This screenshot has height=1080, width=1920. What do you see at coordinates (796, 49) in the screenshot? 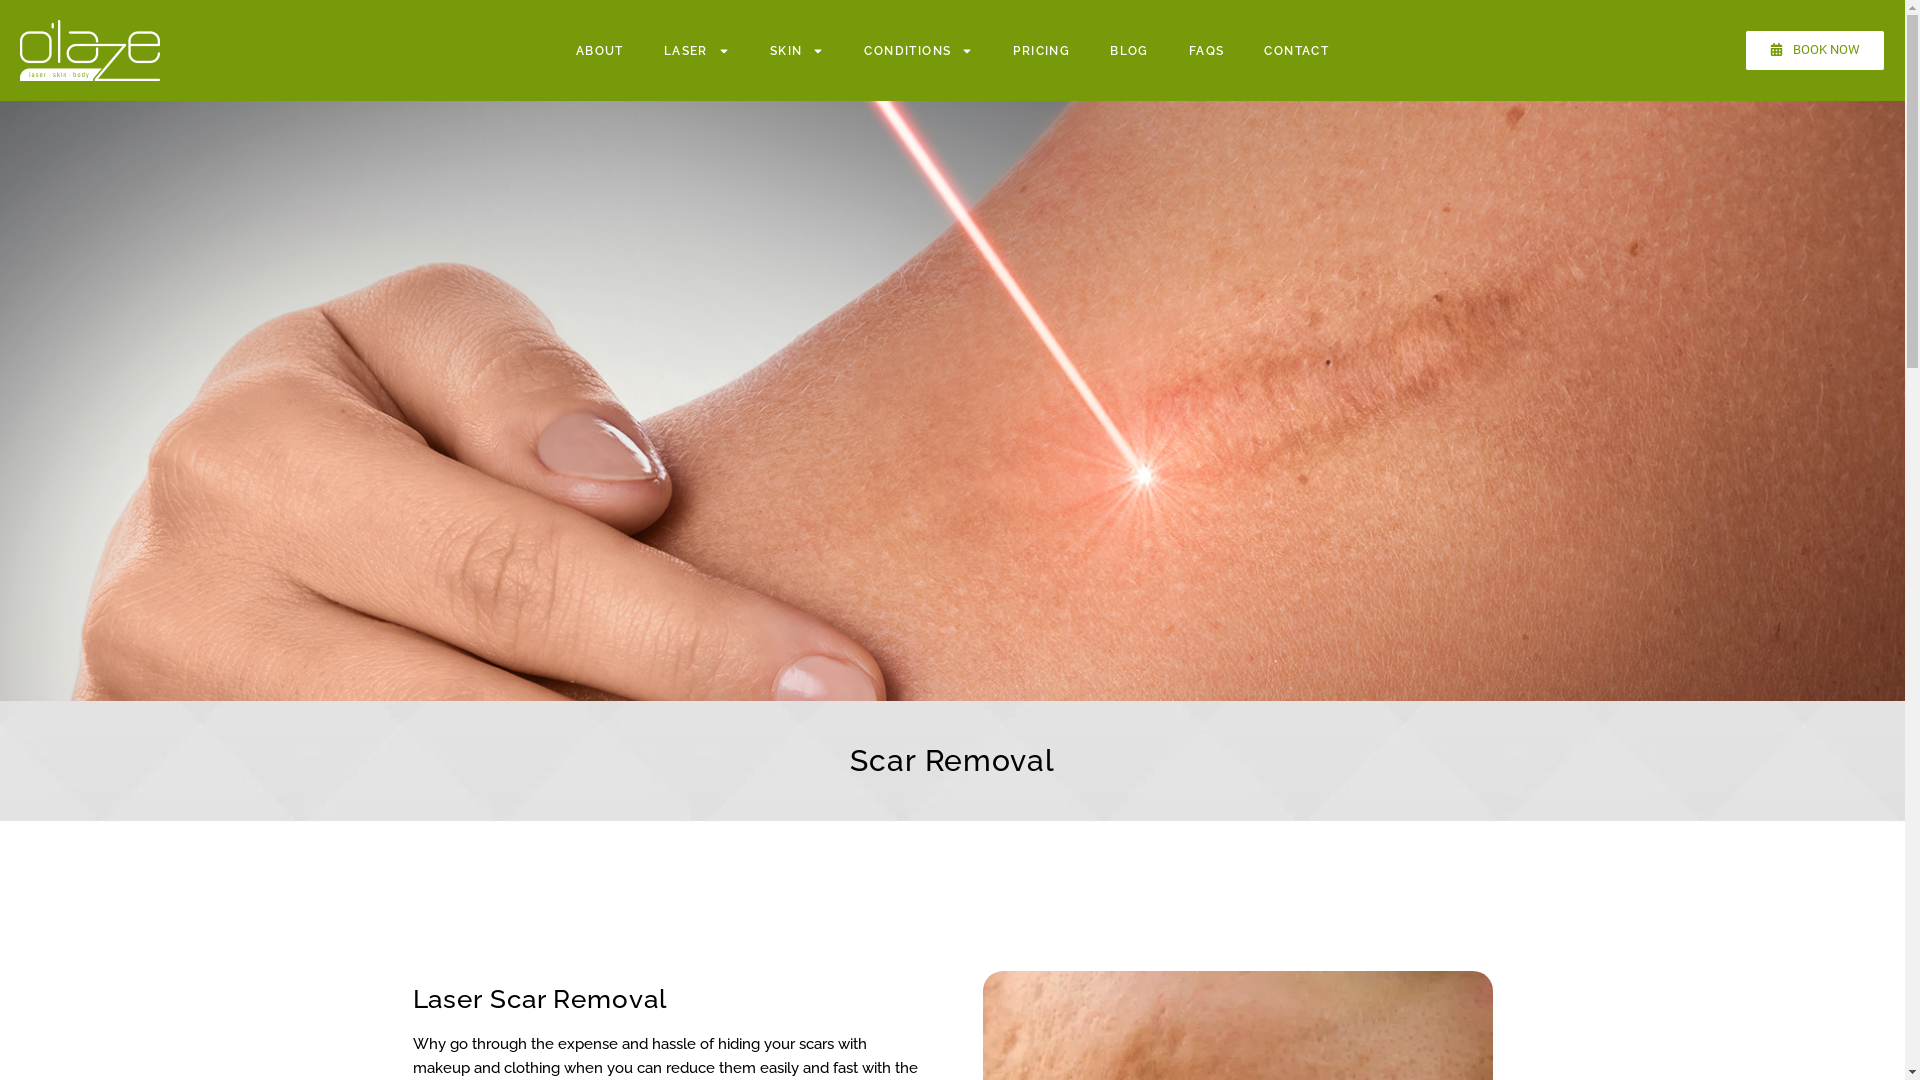
I see `'SKIN'` at bounding box center [796, 49].